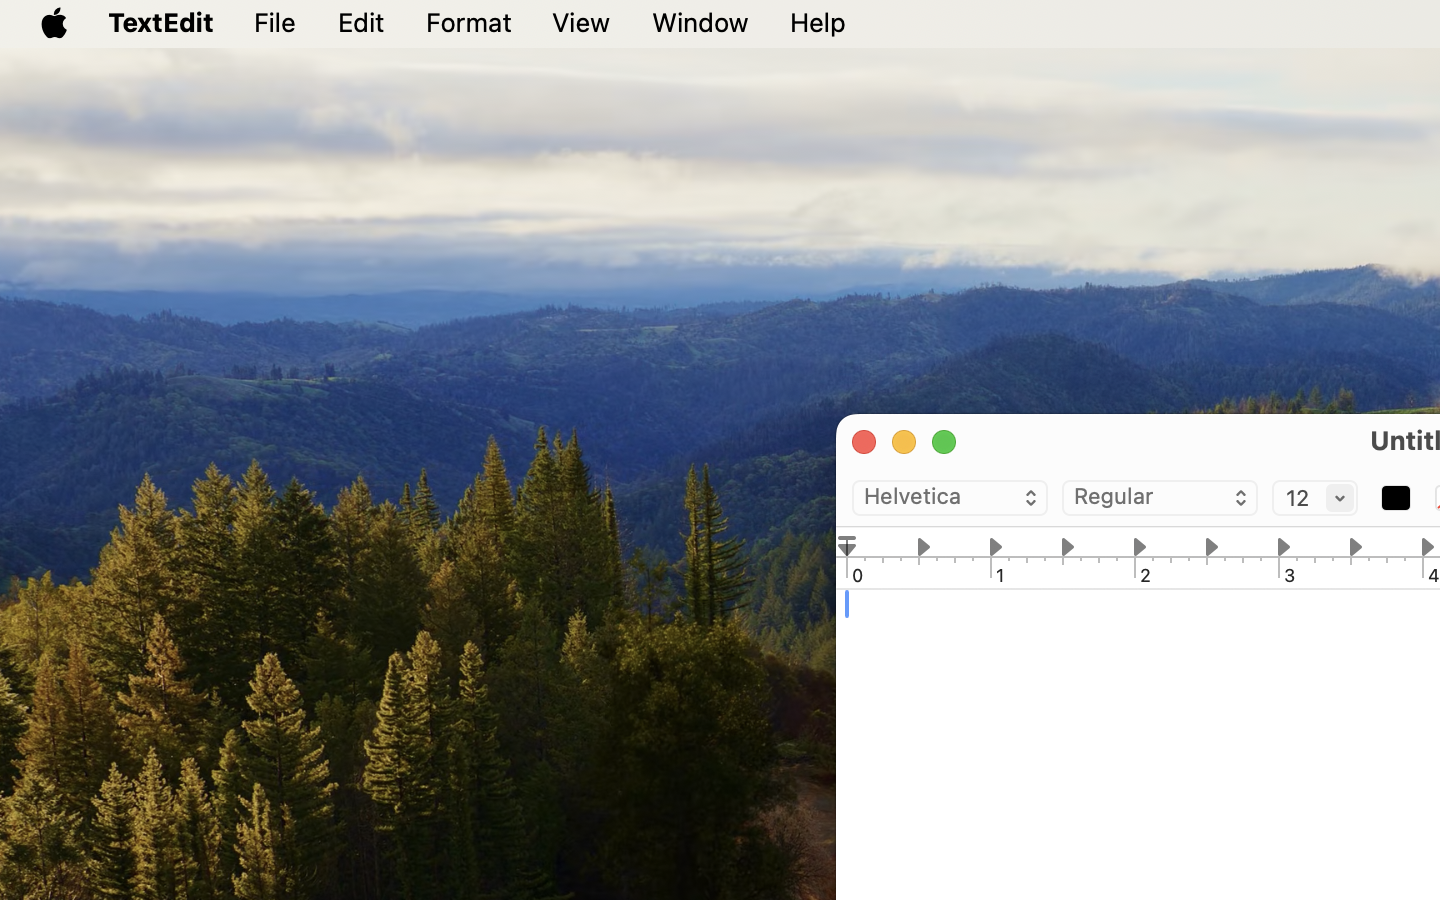  I want to click on '12', so click(1315, 497).